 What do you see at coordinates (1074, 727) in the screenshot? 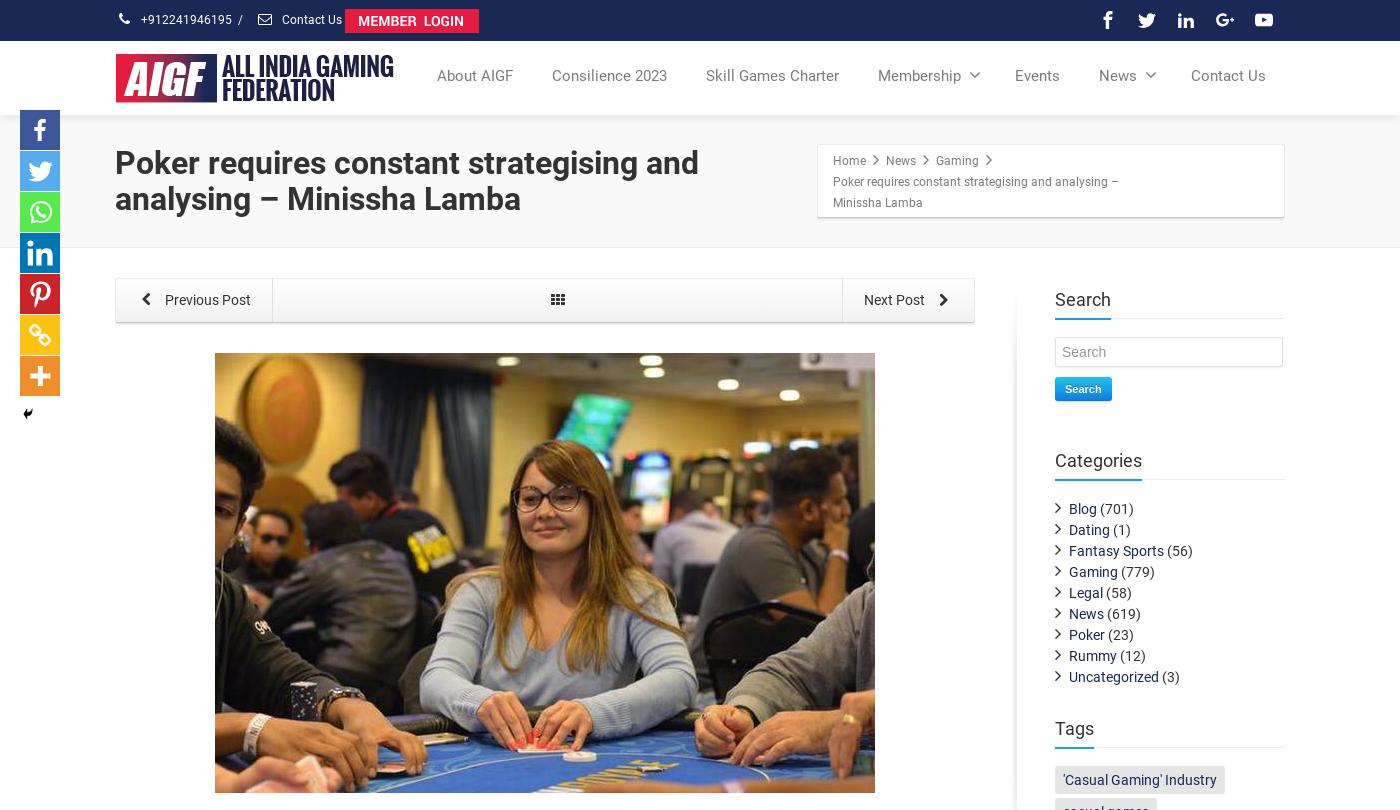
I see `'Tags'` at bounding box center [1074, 727].